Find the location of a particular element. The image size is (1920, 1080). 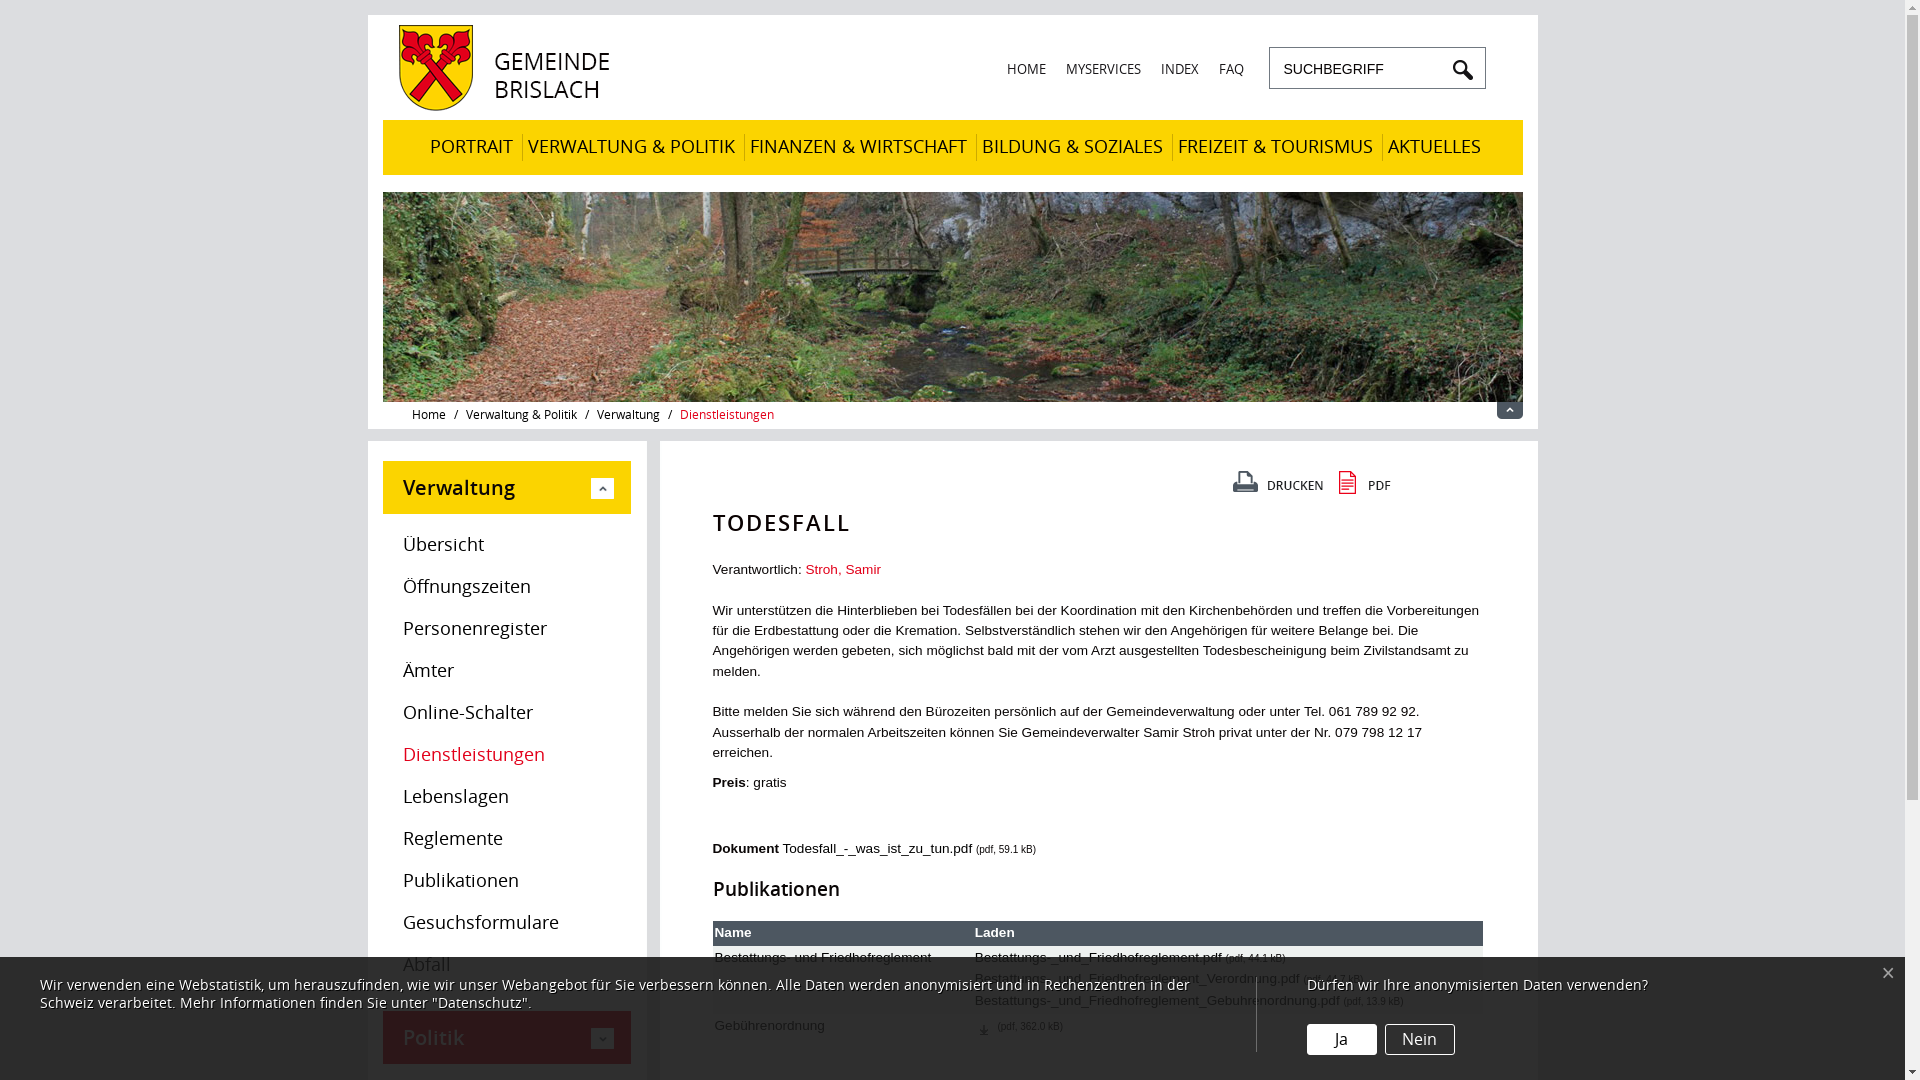

'Personenregister' is located at coordinates (505, 627).